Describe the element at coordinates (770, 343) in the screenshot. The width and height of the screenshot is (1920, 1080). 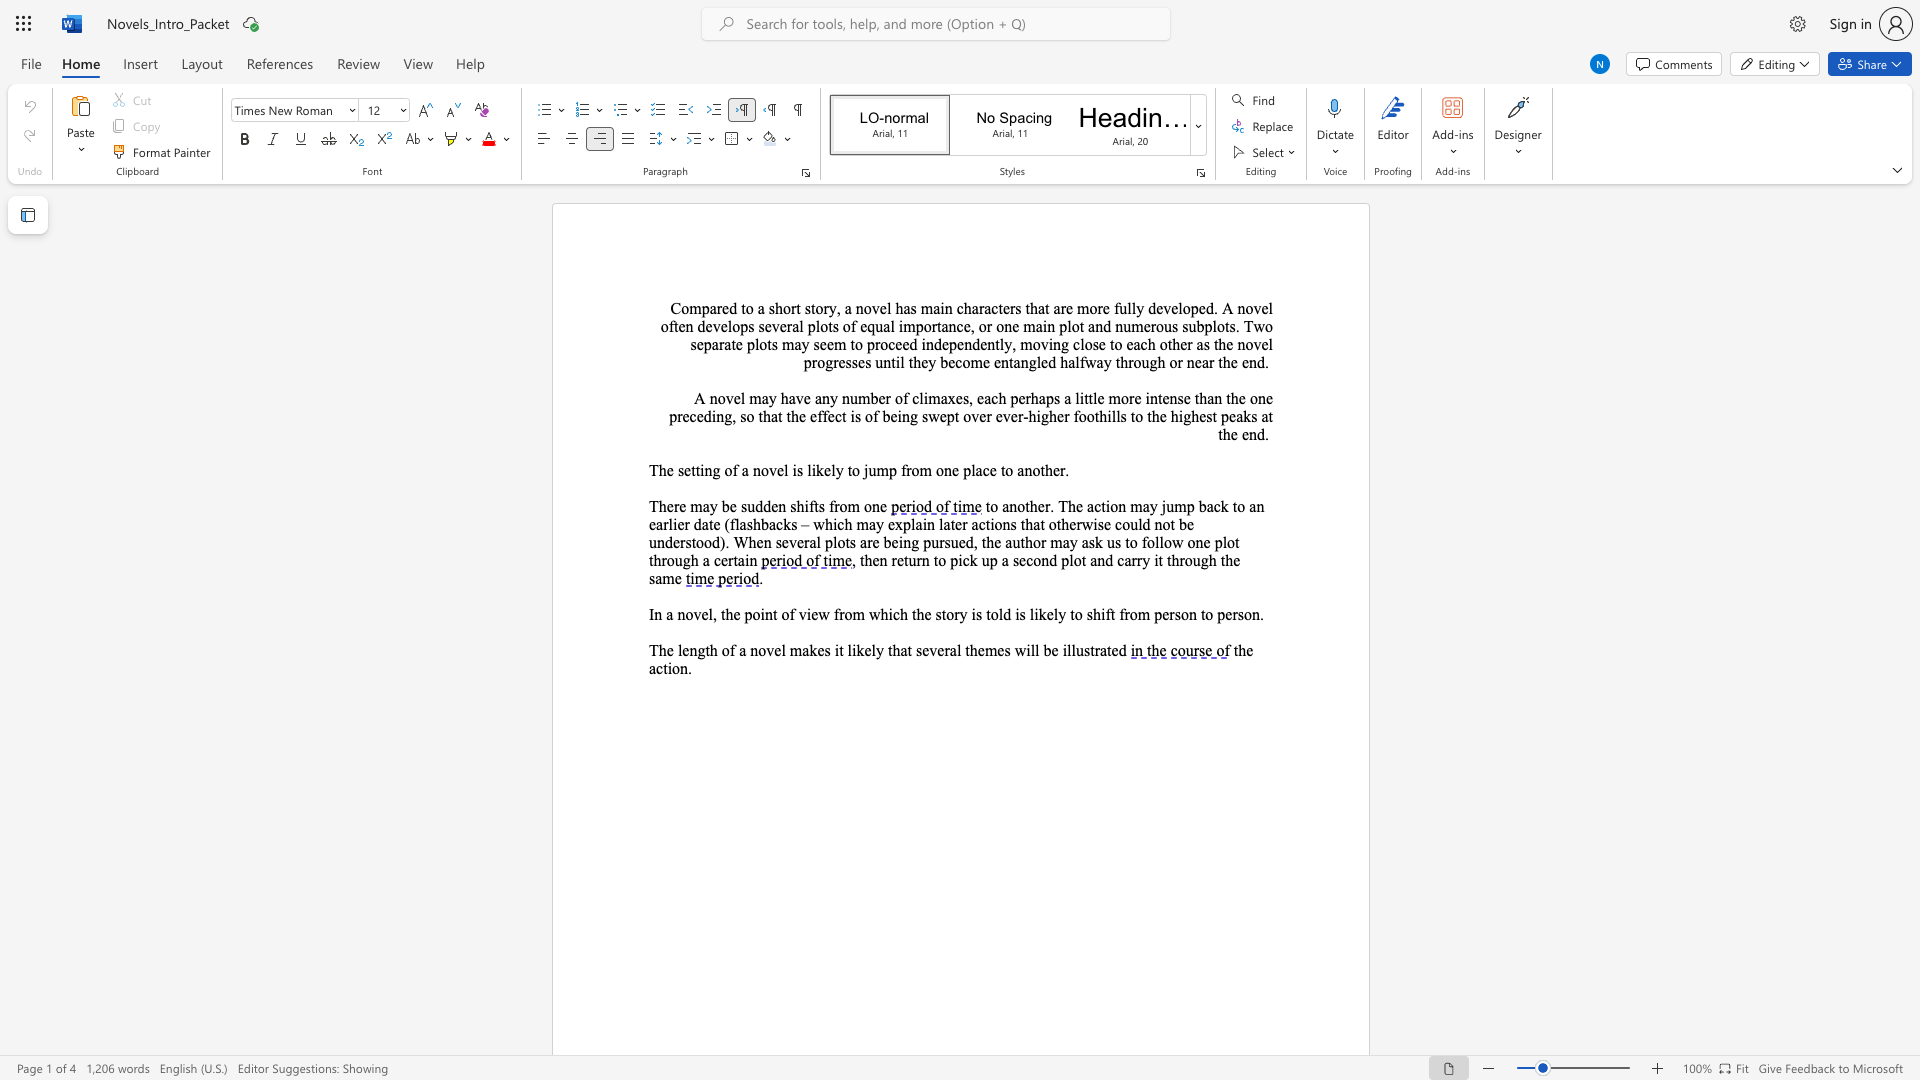
I see `the subset text "s ma" within the text "subplots. Two separate plots may seem to"` at that location.